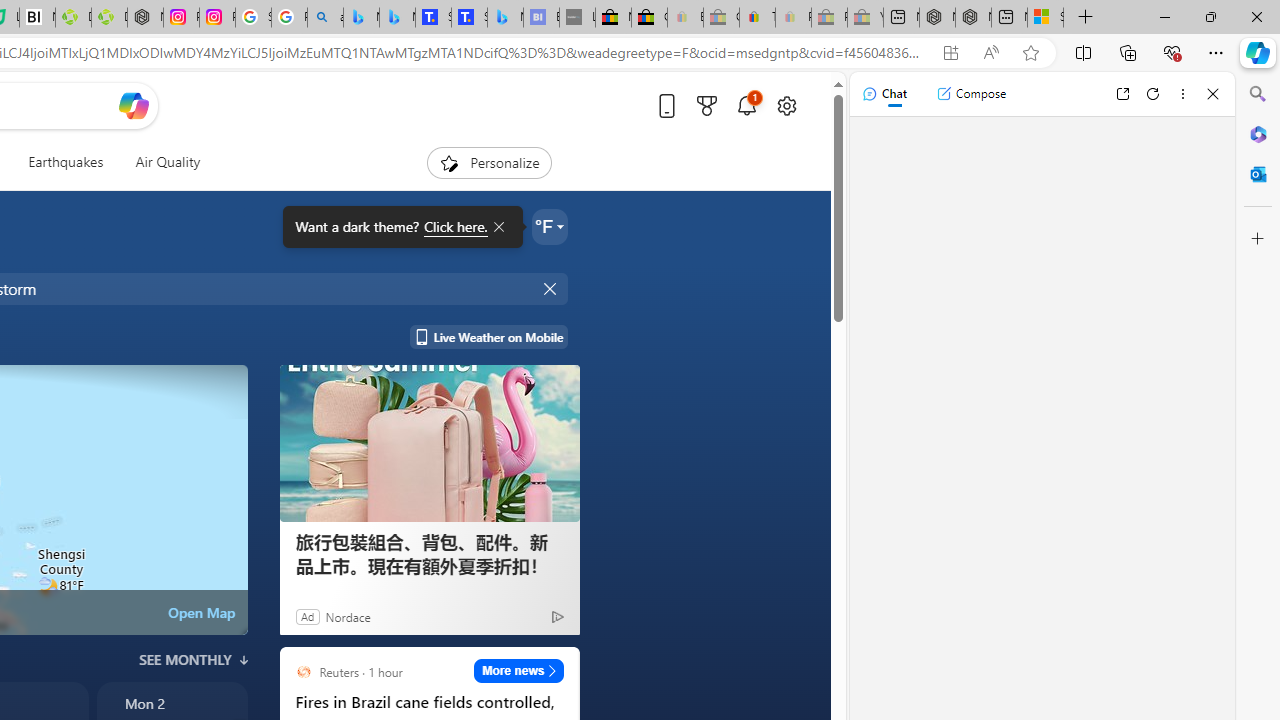 Image resolution: width=1280 pixels, height=720 pixels. Describe the element at coordinates (167, 162) in the screenshot. I see `'Air Quality'` at that location.